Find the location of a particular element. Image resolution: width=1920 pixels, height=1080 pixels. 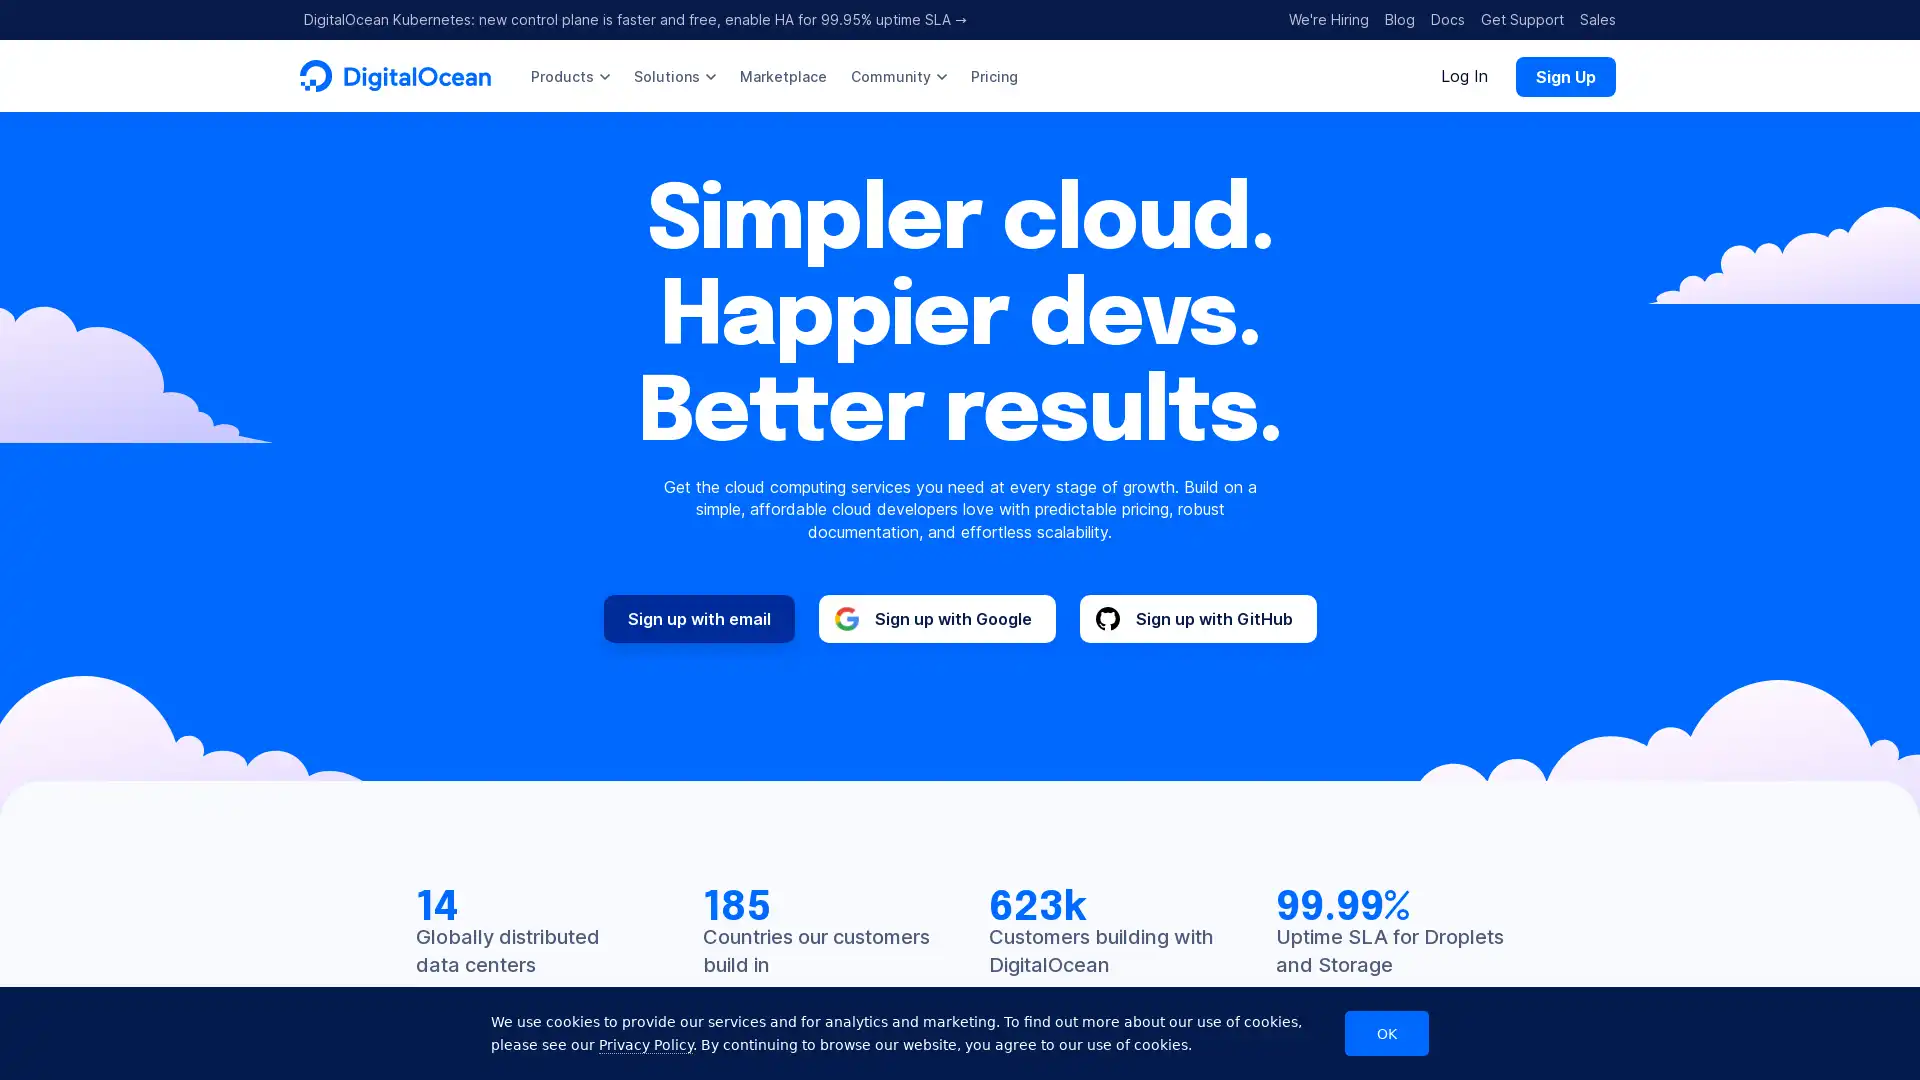

Products is located at coordinates (569, 75).